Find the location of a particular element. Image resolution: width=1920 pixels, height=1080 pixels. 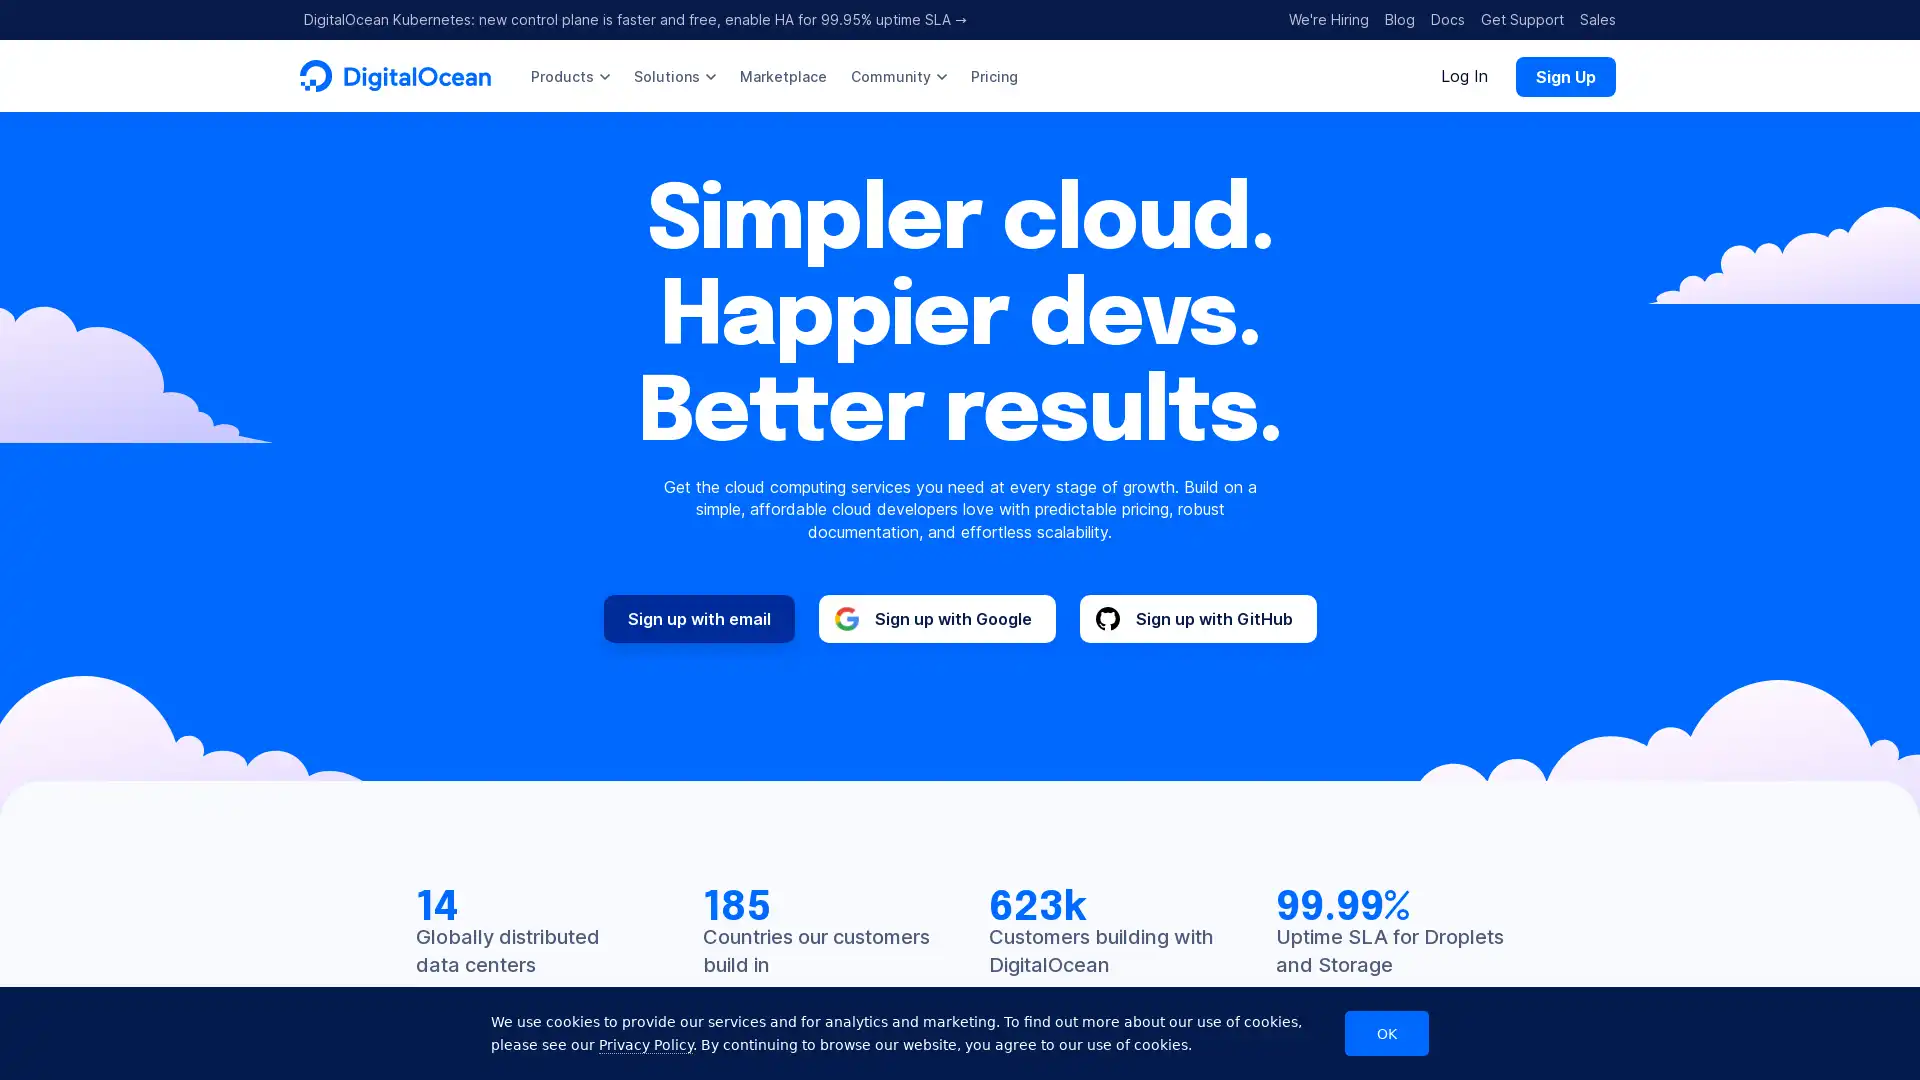

Products is located at coordinates (569, 75).